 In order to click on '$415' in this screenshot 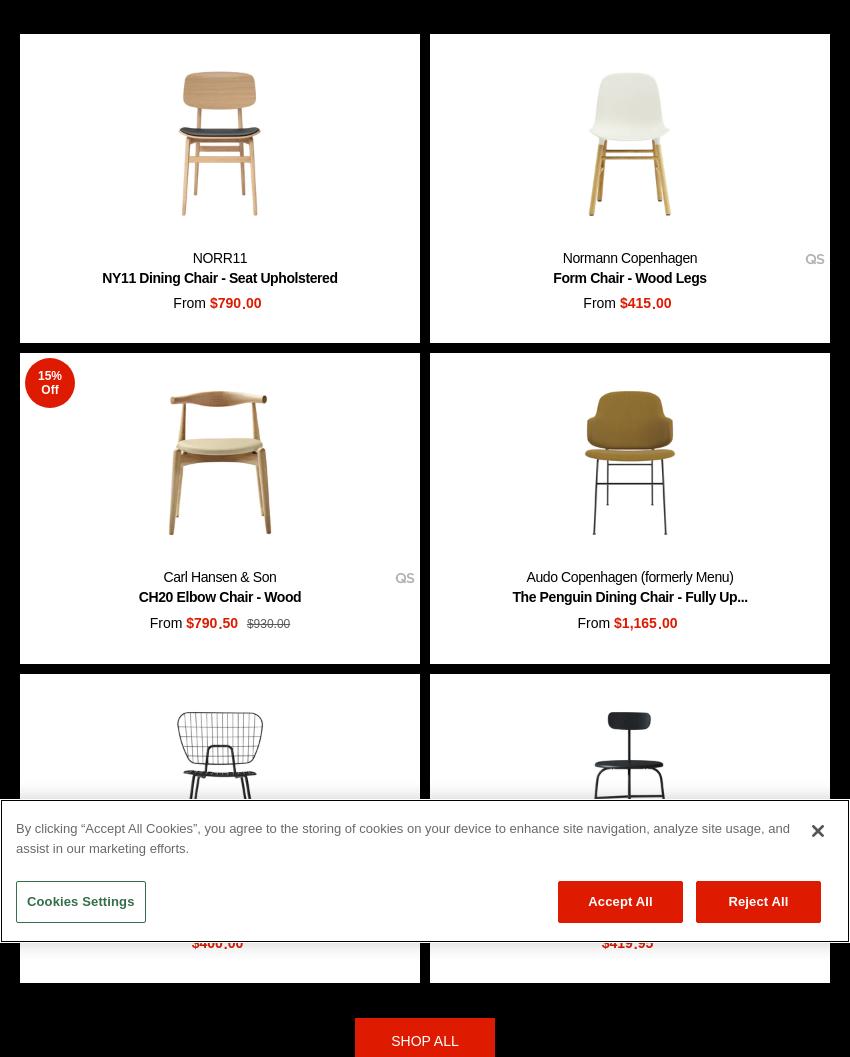, I will do `click(632, 303)`.